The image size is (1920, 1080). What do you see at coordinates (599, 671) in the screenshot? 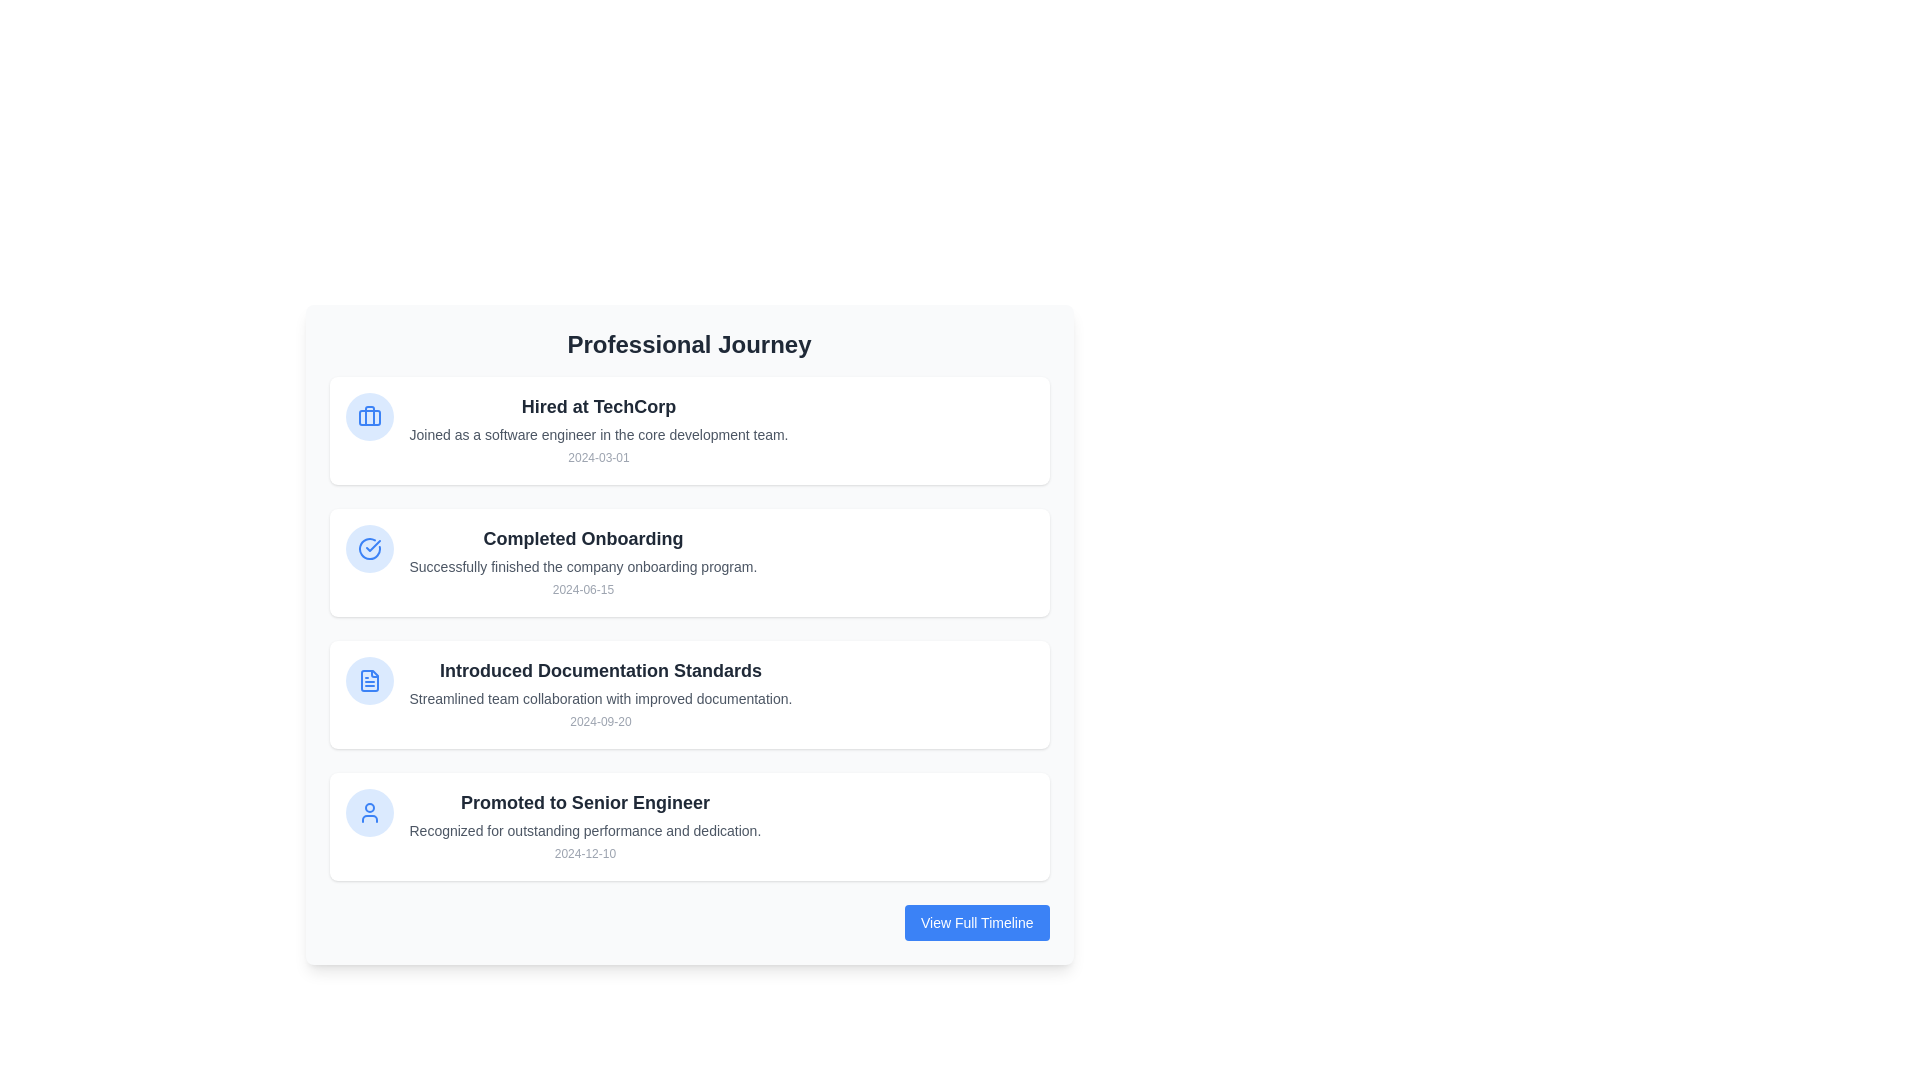
I see `text element displaying 'Introduced Documentation Standards', which is a bold title in dark gray color, located in the vertical list of events titled 'Professional Journey'` at bounding box center [599, 671].